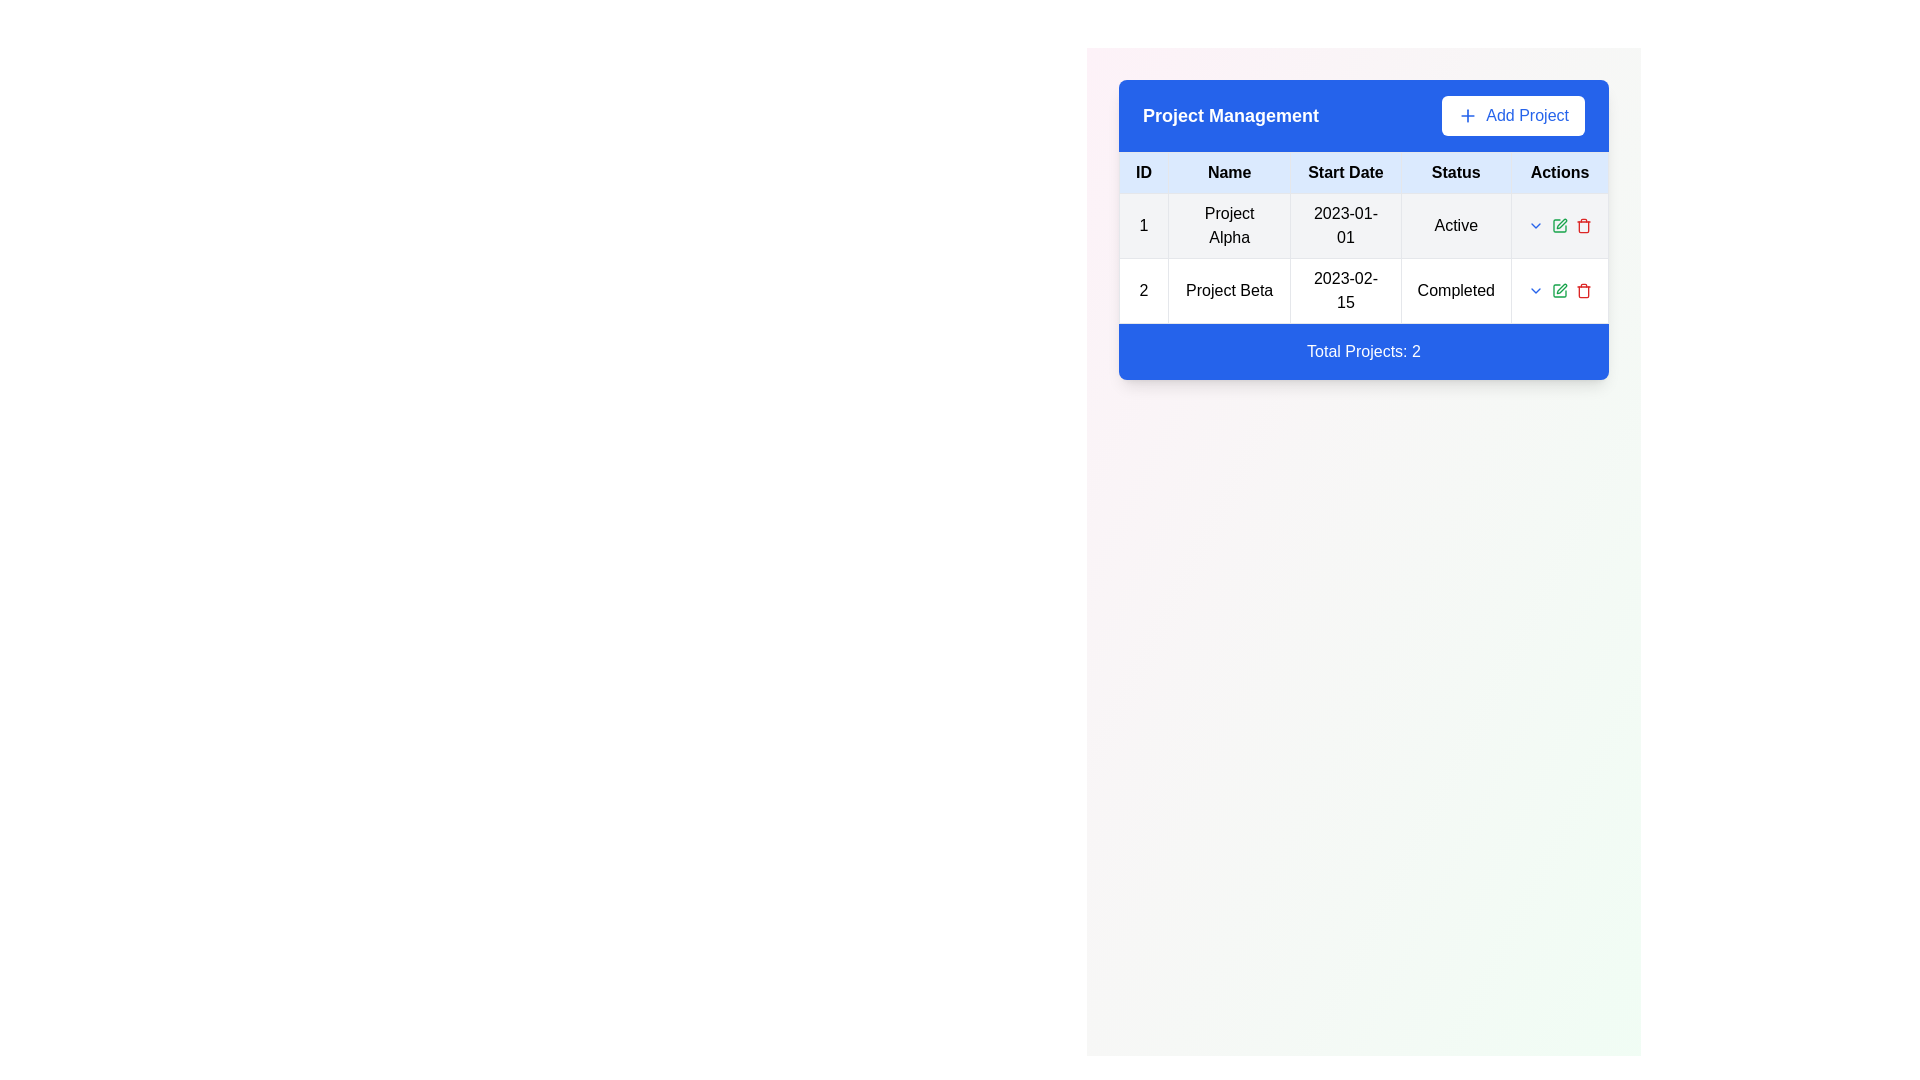  What do you see at coordinates (1143, 225) in the screenshot?
I see `the first entry in the table under the 'ID' column, which is identified as the first cell in the first row of the table` at bounding box center [1143, 225].